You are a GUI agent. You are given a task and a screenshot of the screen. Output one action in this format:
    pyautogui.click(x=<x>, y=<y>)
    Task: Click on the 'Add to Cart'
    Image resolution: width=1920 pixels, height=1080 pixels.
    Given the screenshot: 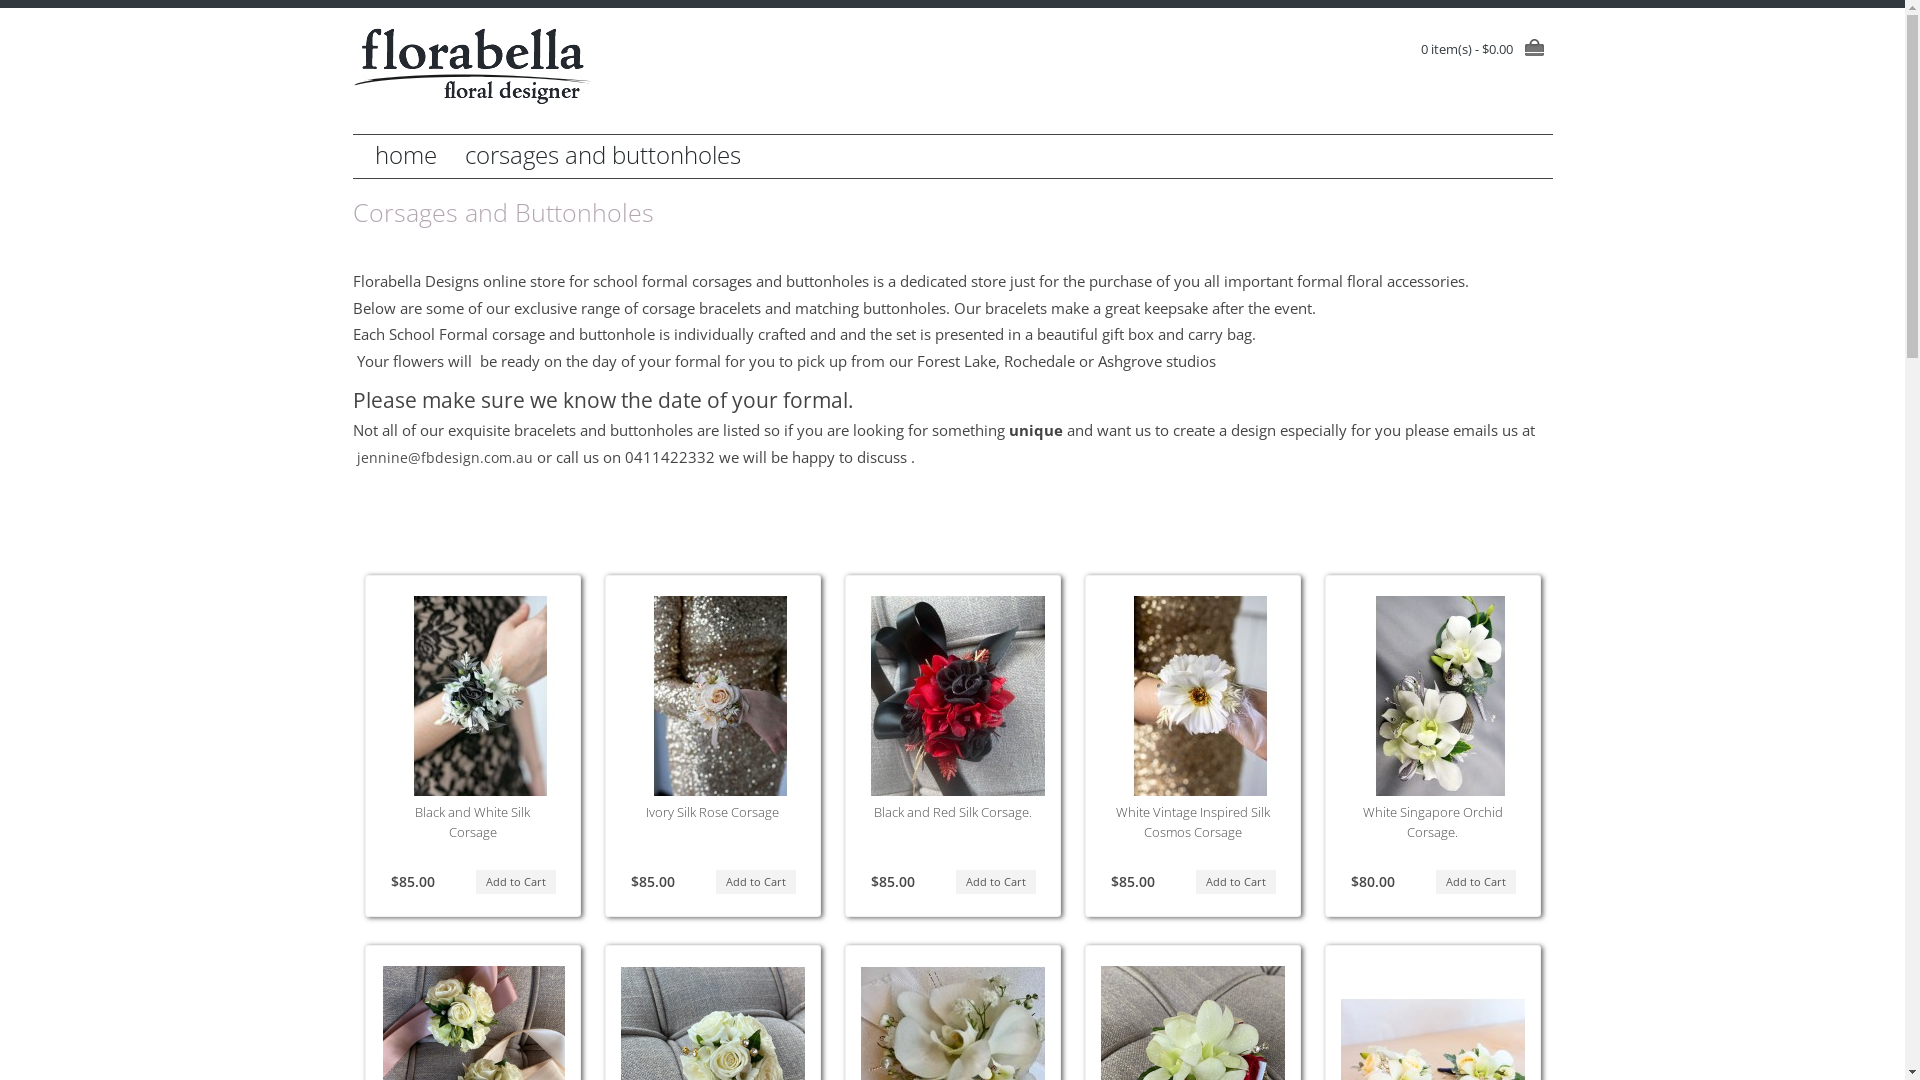 What is the action you would take?
    pyautogui.click(x=954, y=881)
    